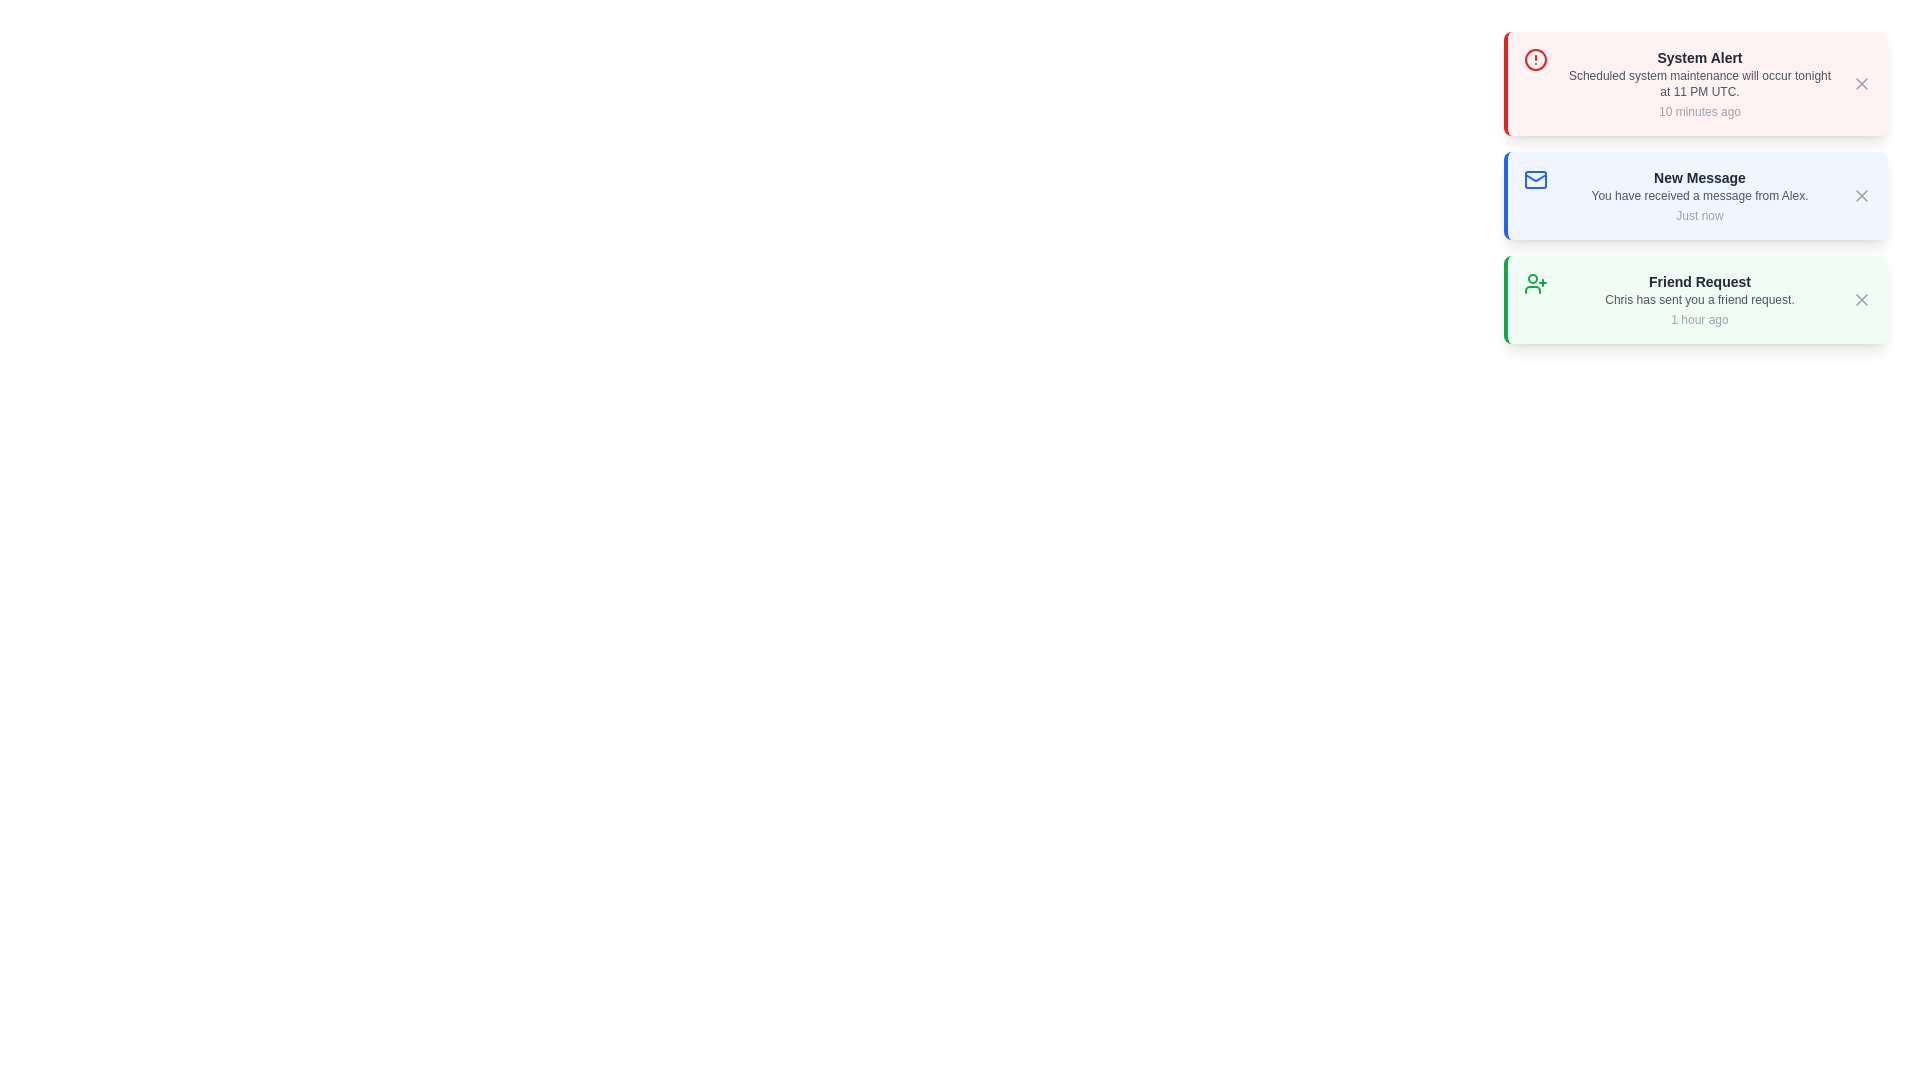 The image size is (1920, 1080). What do you see at coordinates (1698, 196) in the screenshot?
I see `text label that displays 'You have received a message from Alex.' which is centrally located in the notification titled 'New Message'` at bounding box center [1698, 196].